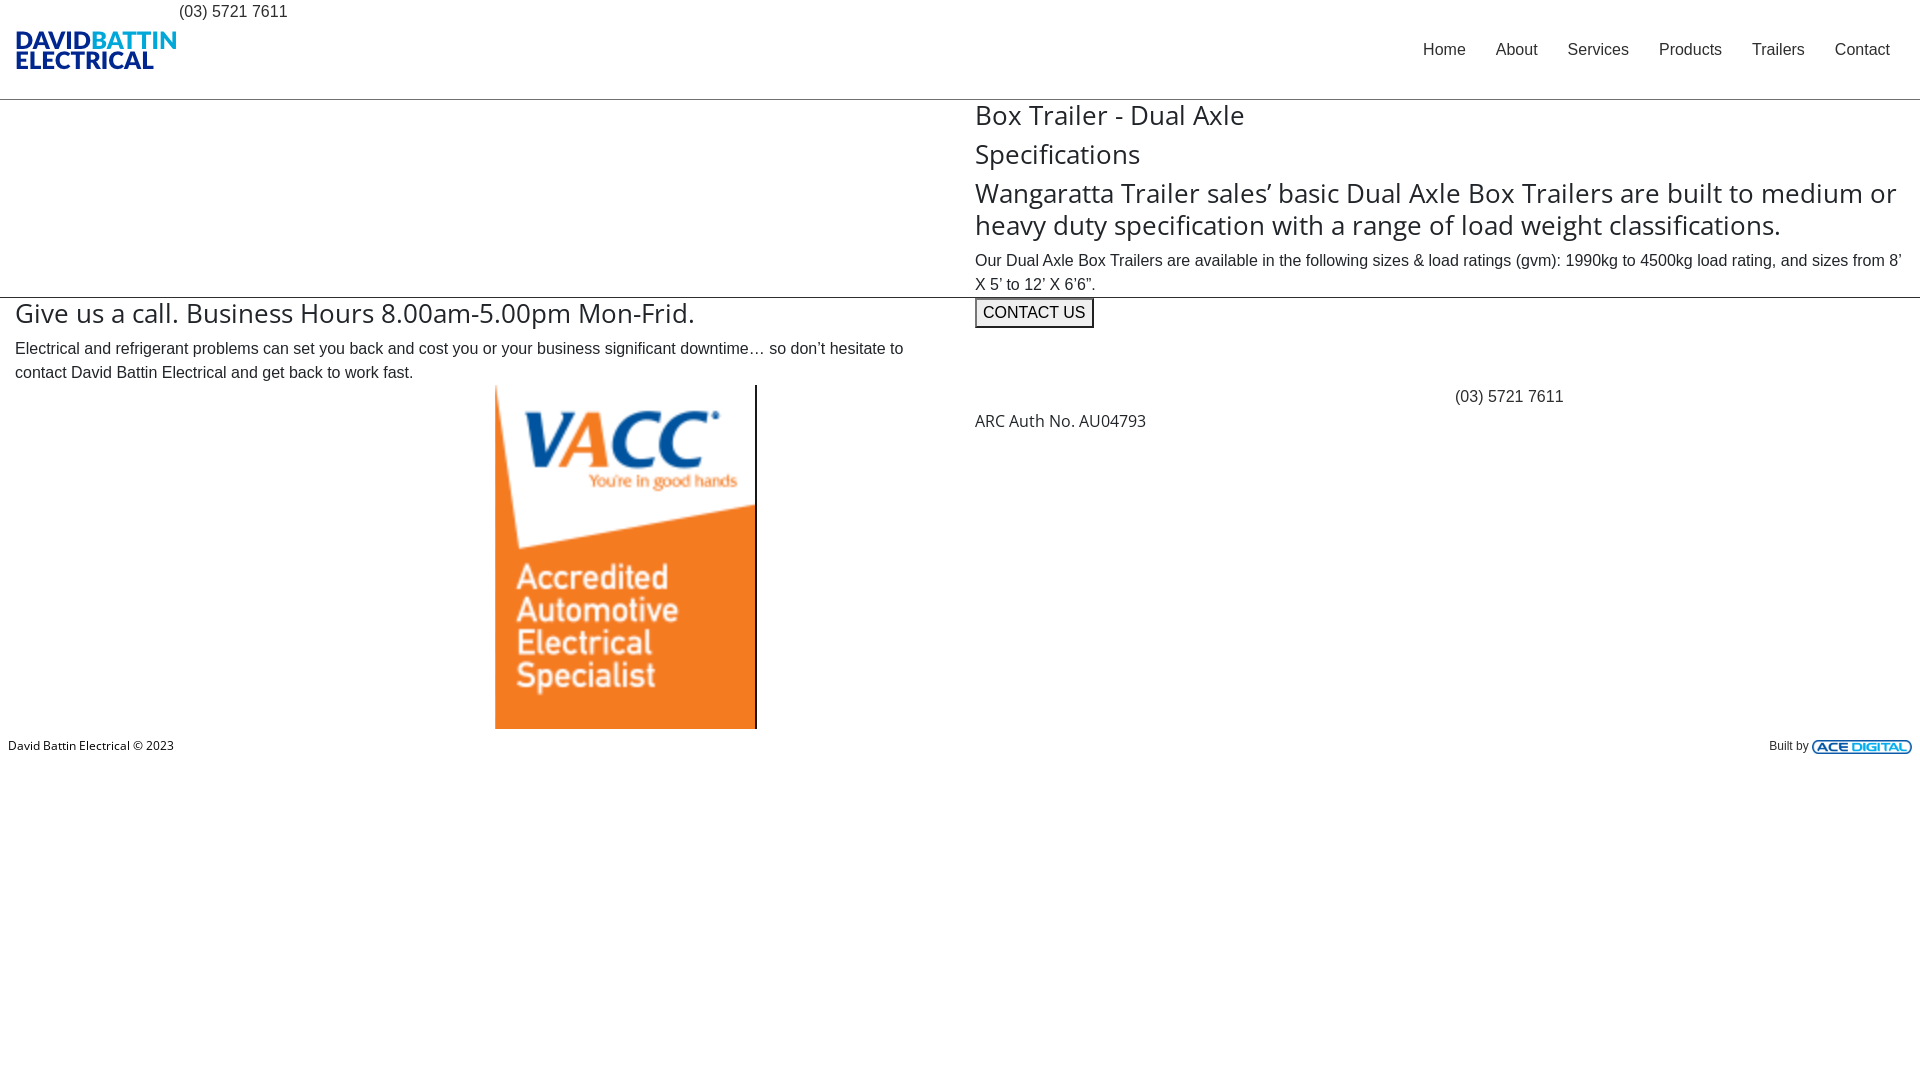  Describe the element at coordinates (1509, 396) in the screenshot. I see `'(03) 5721 7611'` at that location.